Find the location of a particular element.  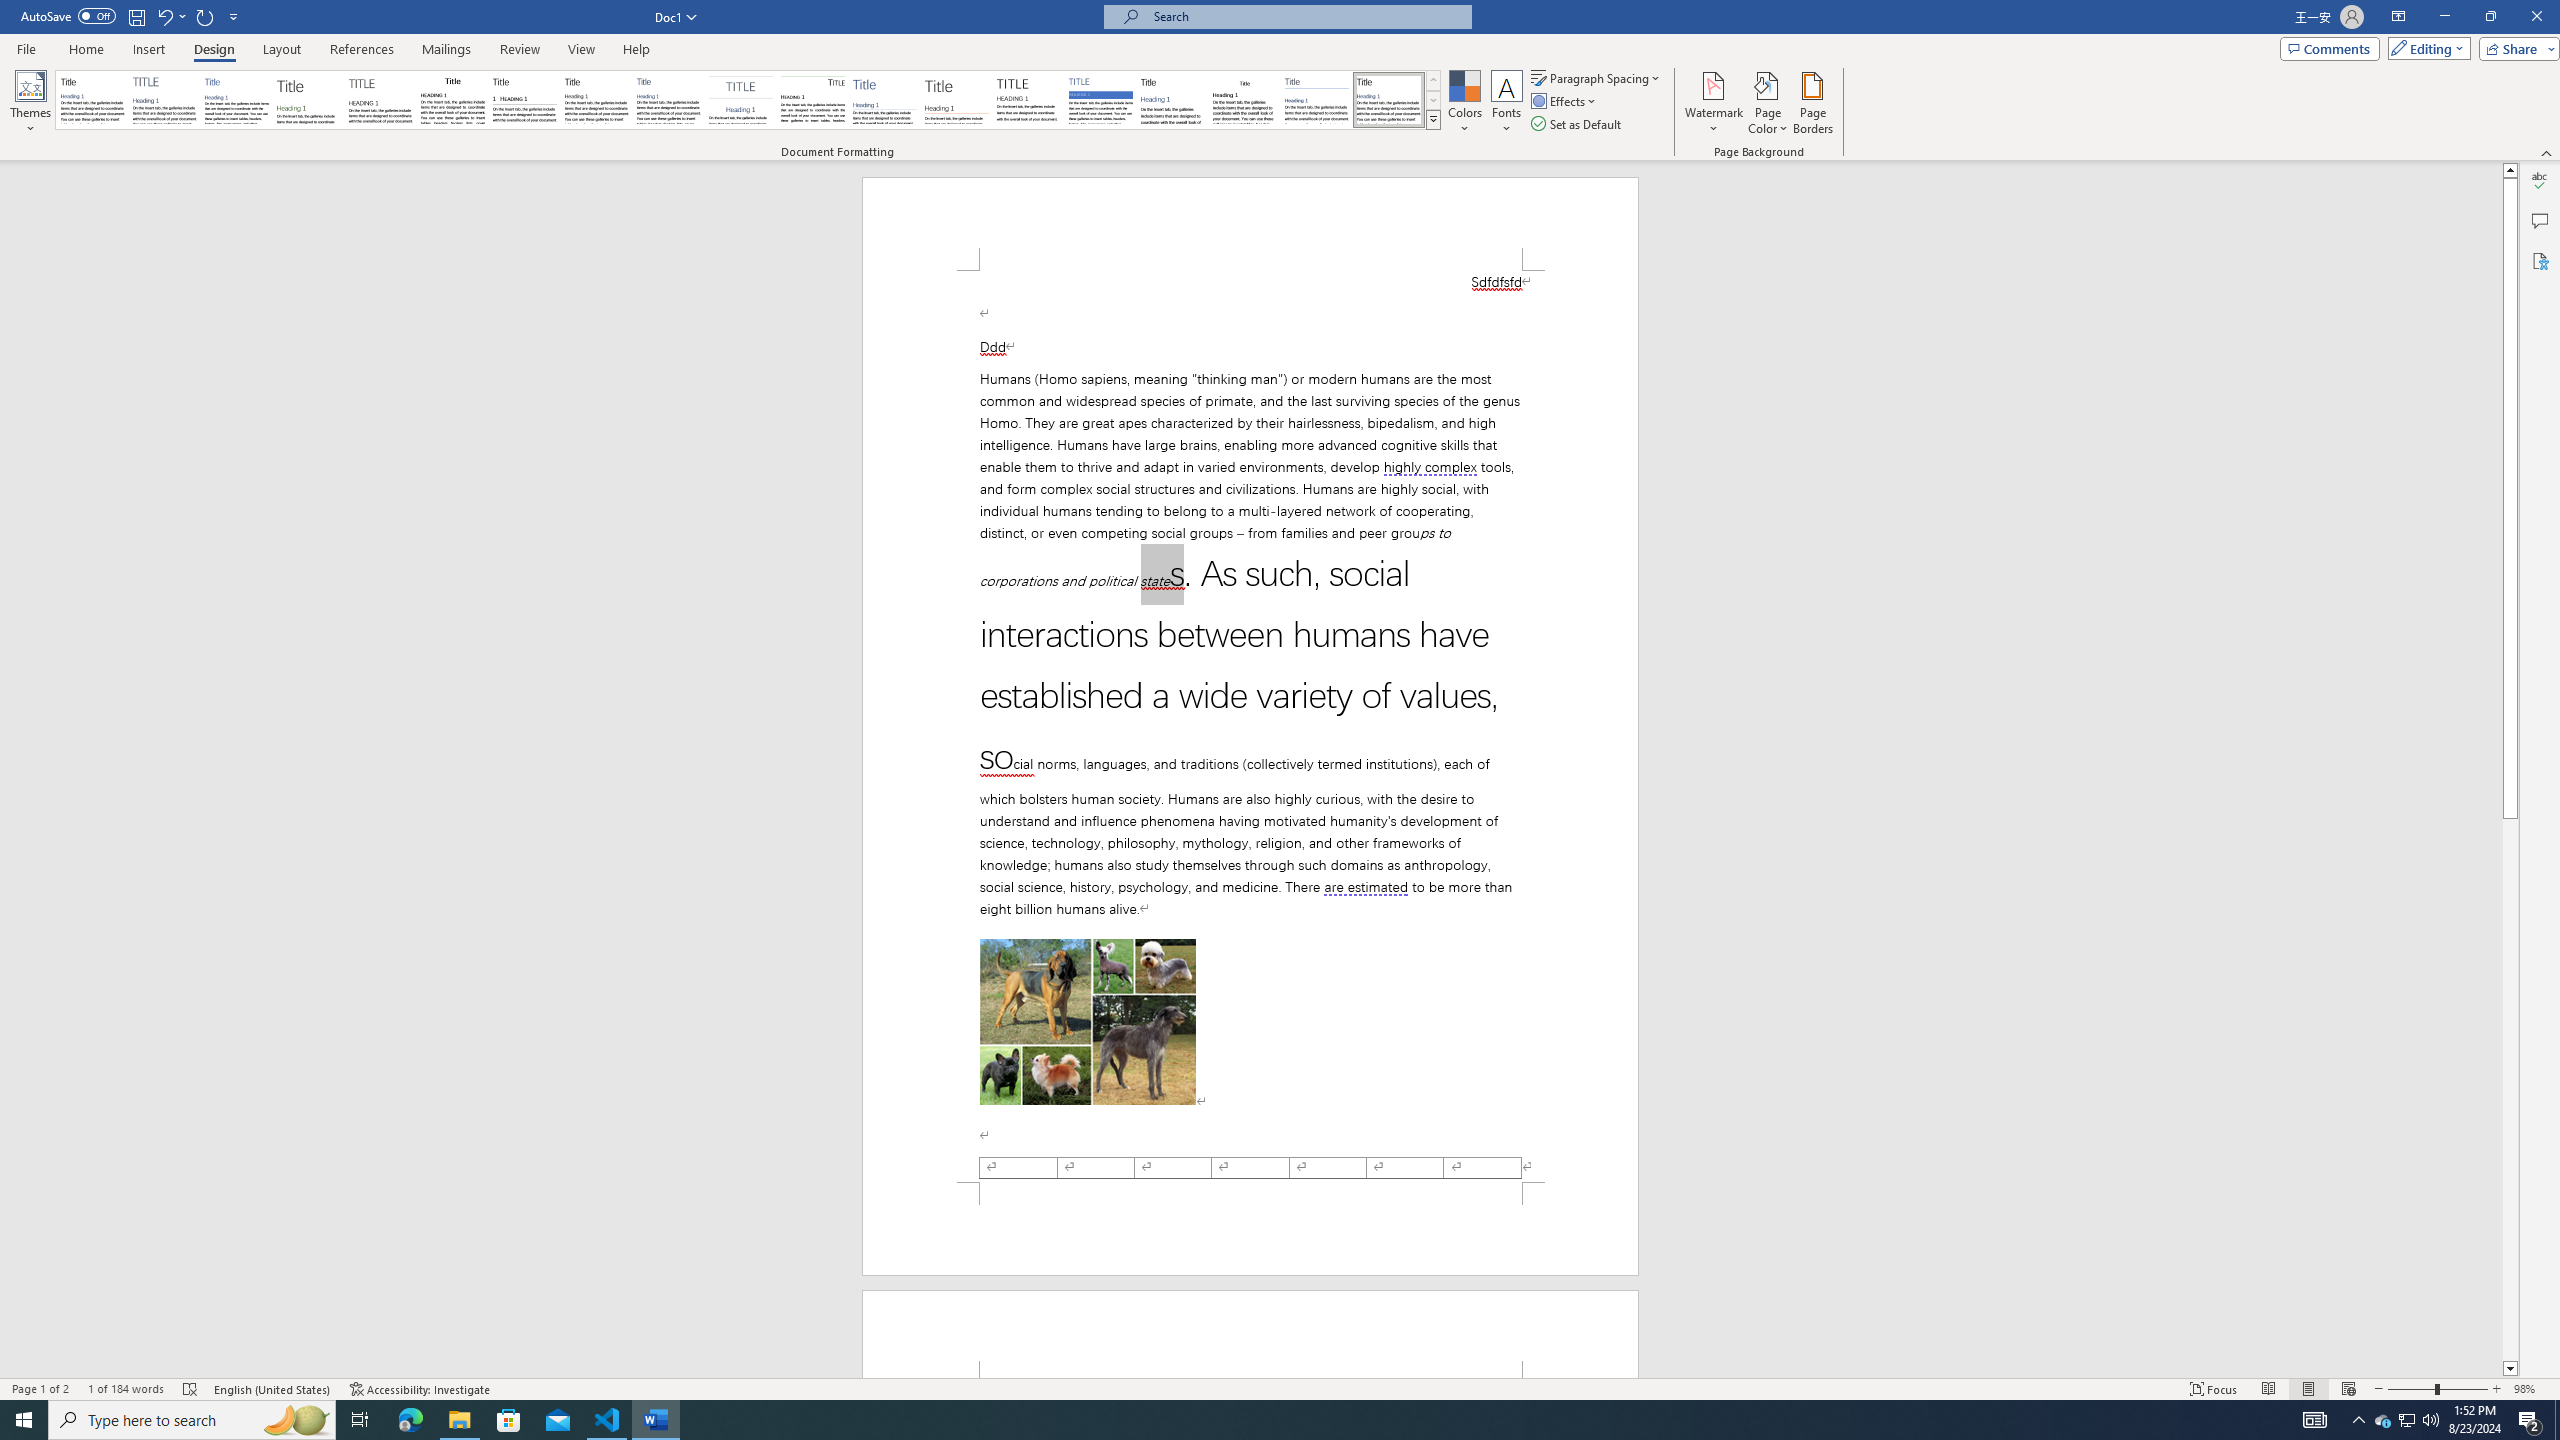

'Editing' is located at coordinates (2425, 47).